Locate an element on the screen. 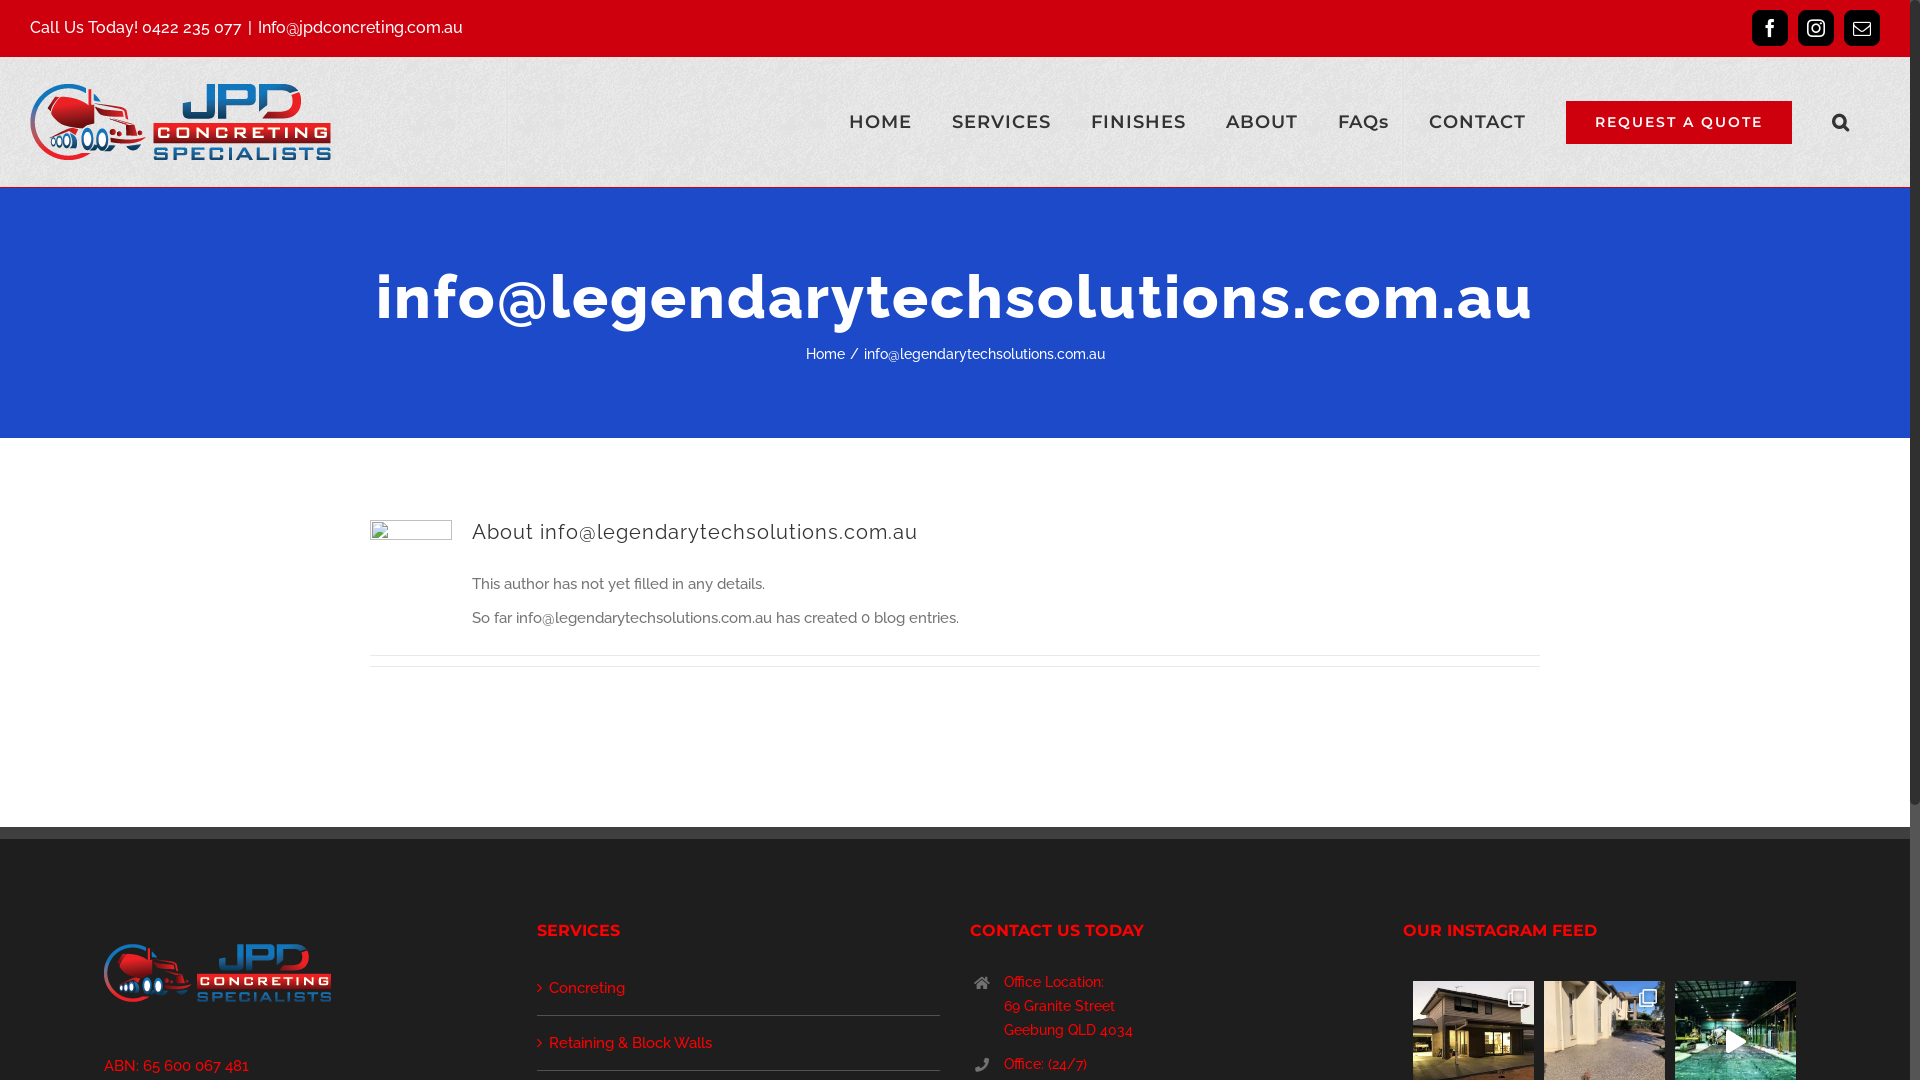 The width and height of the screenshot is (1920, 1080). 'Search' is located at coordinates (51, 15).